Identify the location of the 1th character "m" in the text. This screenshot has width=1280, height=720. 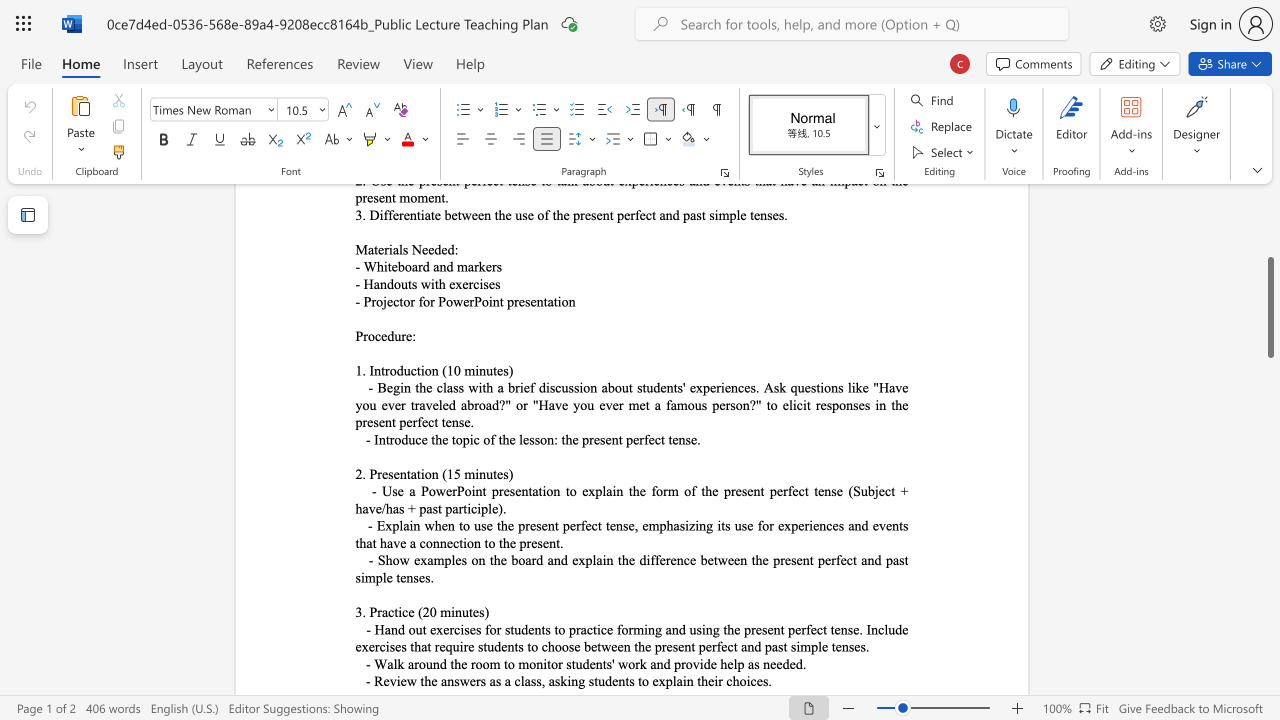
(495, 664).